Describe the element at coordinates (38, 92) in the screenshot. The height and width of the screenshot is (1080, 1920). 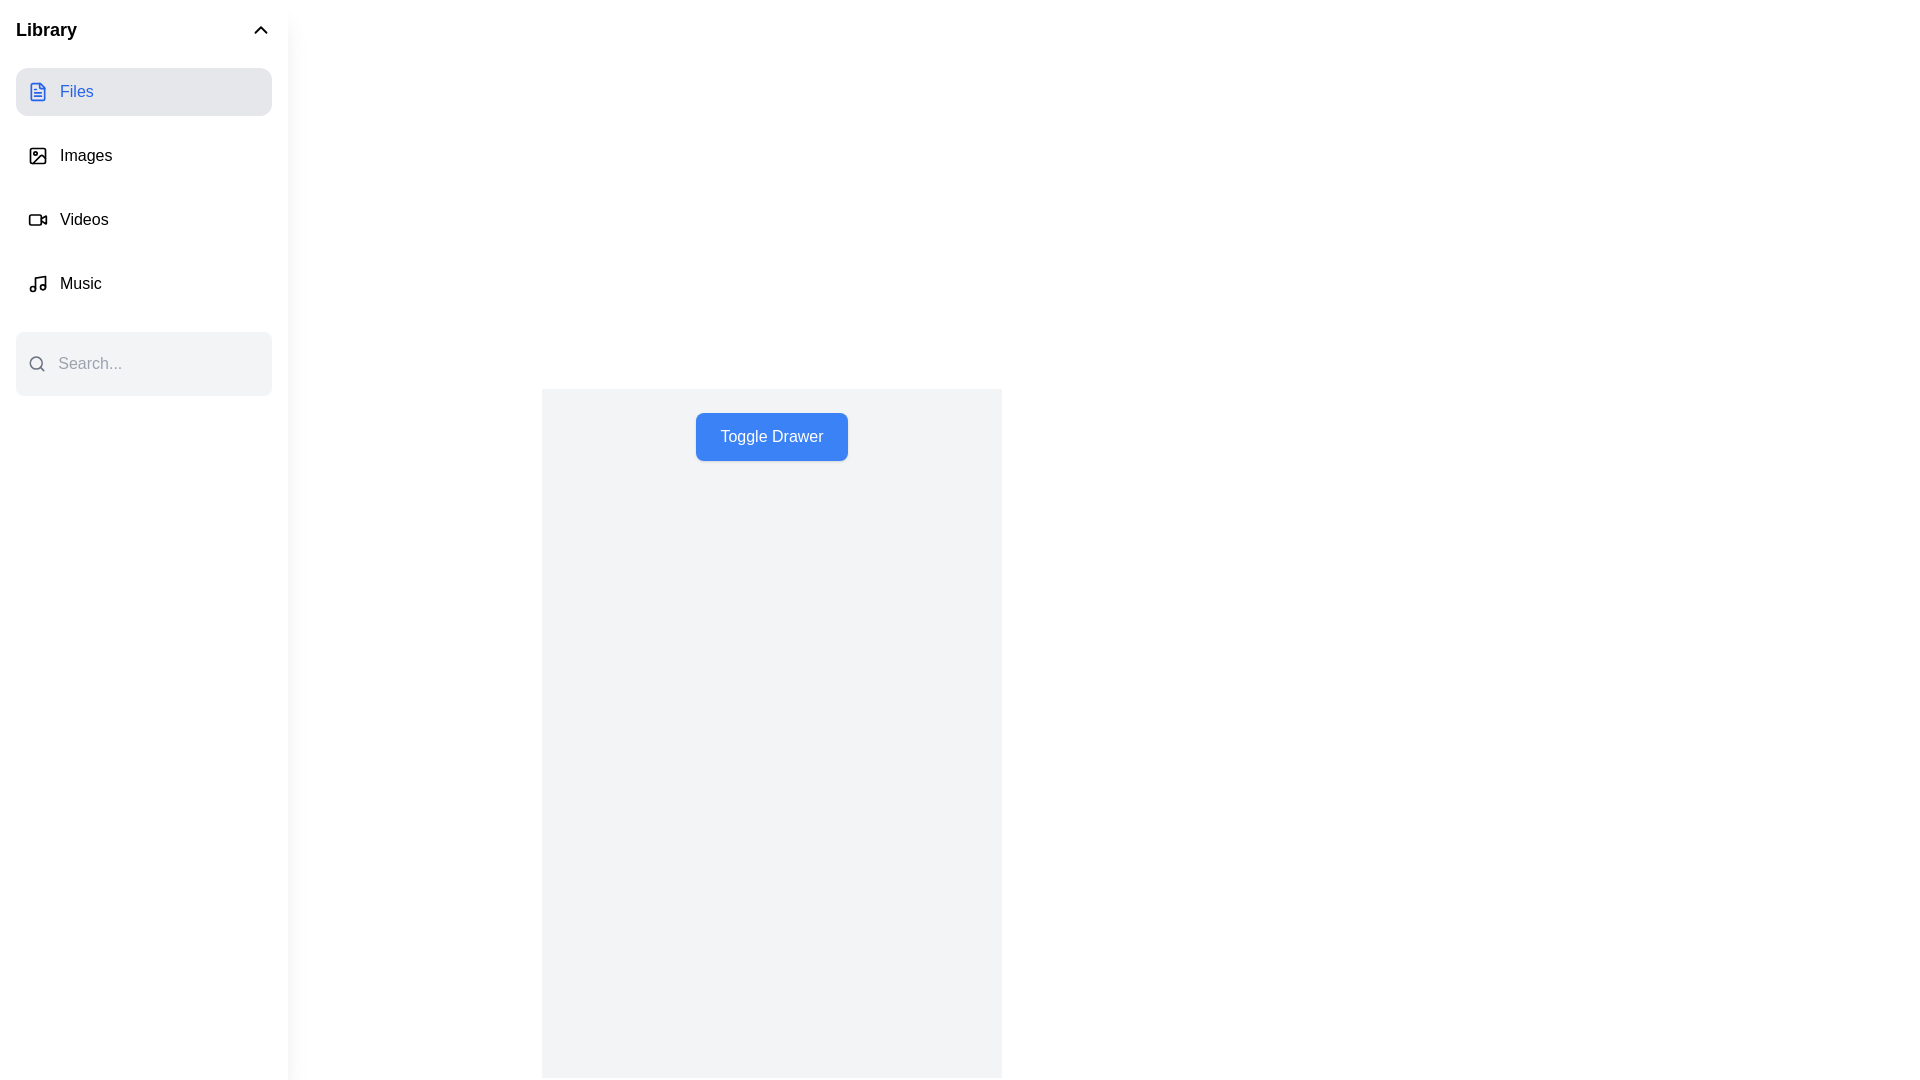
I see `the Graphic icon located at the top of the vertical list in the sidebar, adjacent to the 'Files' label` at that location.